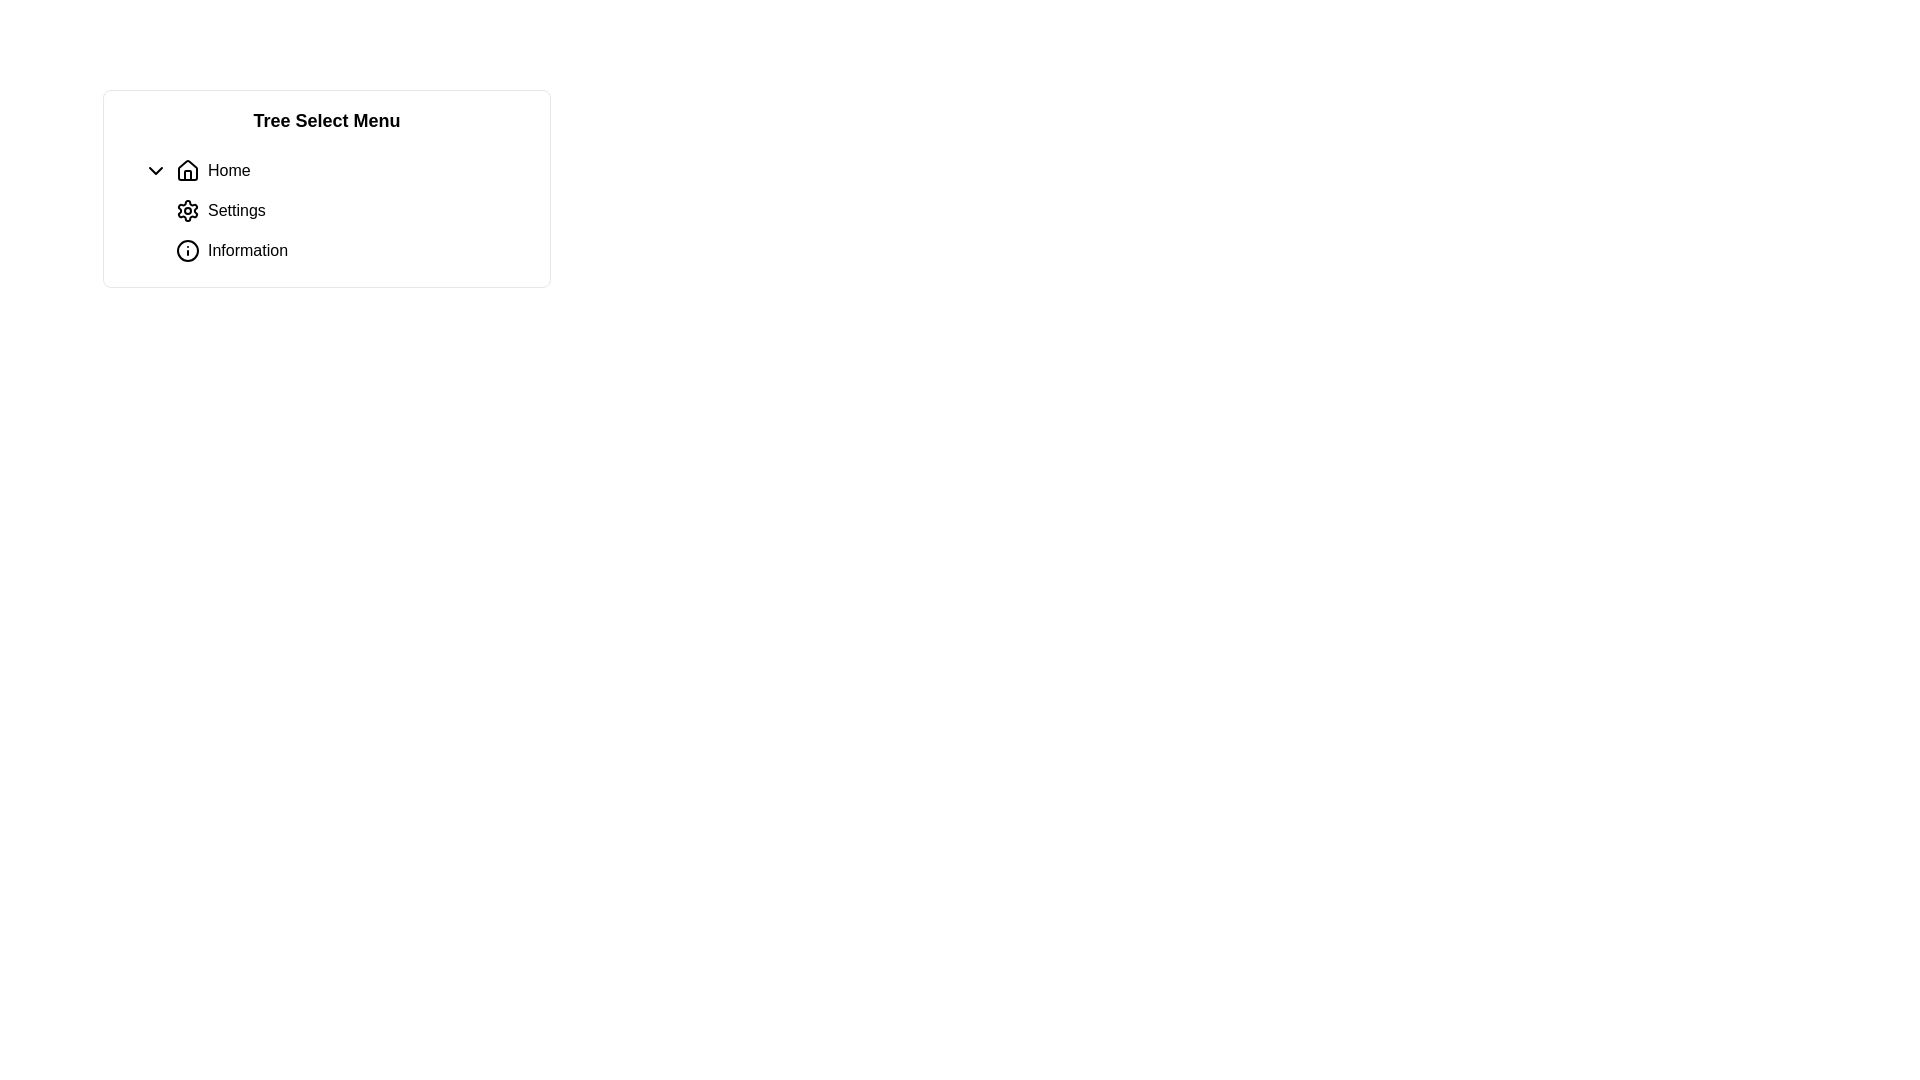  Describe the element at coordinates (335, 211) in the screenshot. I see `the 'Settings' menu entry, which is the second item in the list, positioned below 'Home' and above 'Information'` at that location.